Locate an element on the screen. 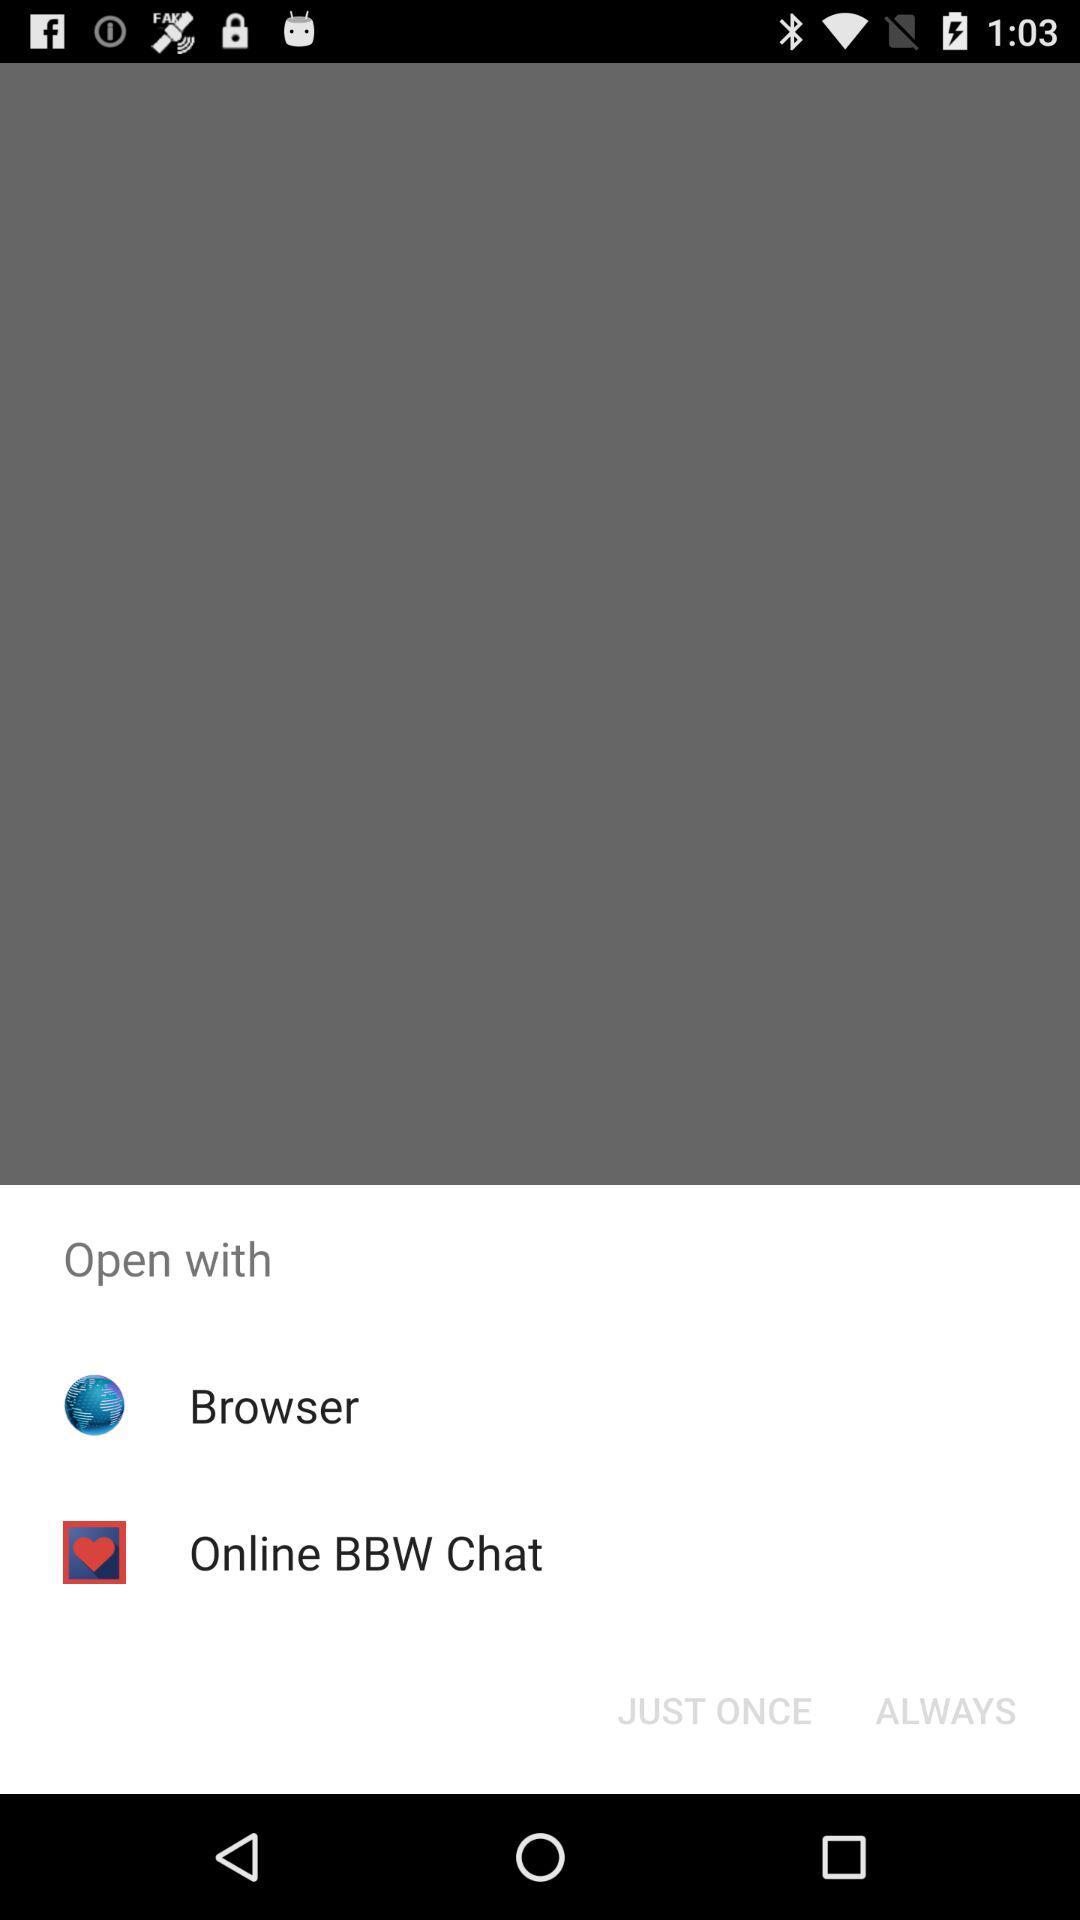 Image resolution: width=1080 pixels, height=1920 pixels. the app below open with is located at coordinates (713, 1708).